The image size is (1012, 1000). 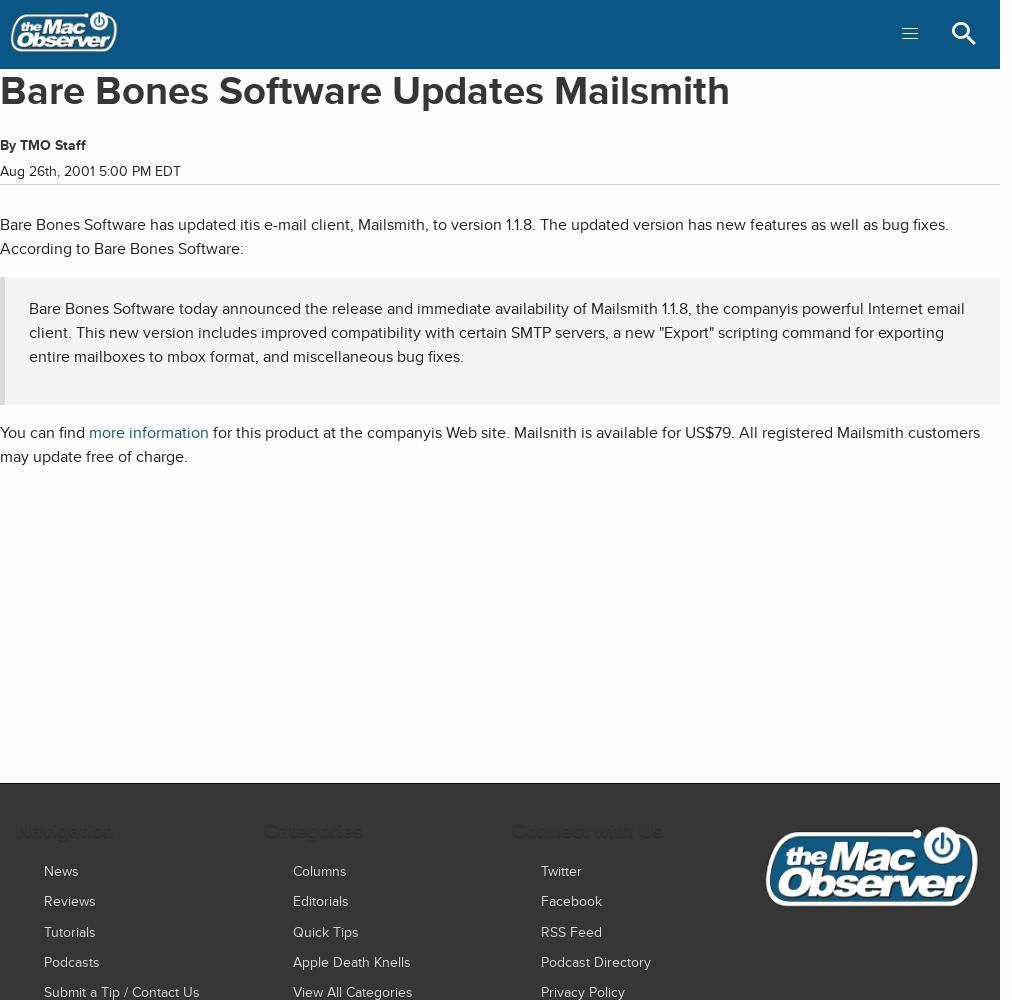 What do you see at coordinates (490, 443) in the screenshot?
I see `'for this product at the companyis Web site. Mailsnith is available for US$79. All registered Mailsmith customers may update free of charge.'` at bounding box center [490, 443].